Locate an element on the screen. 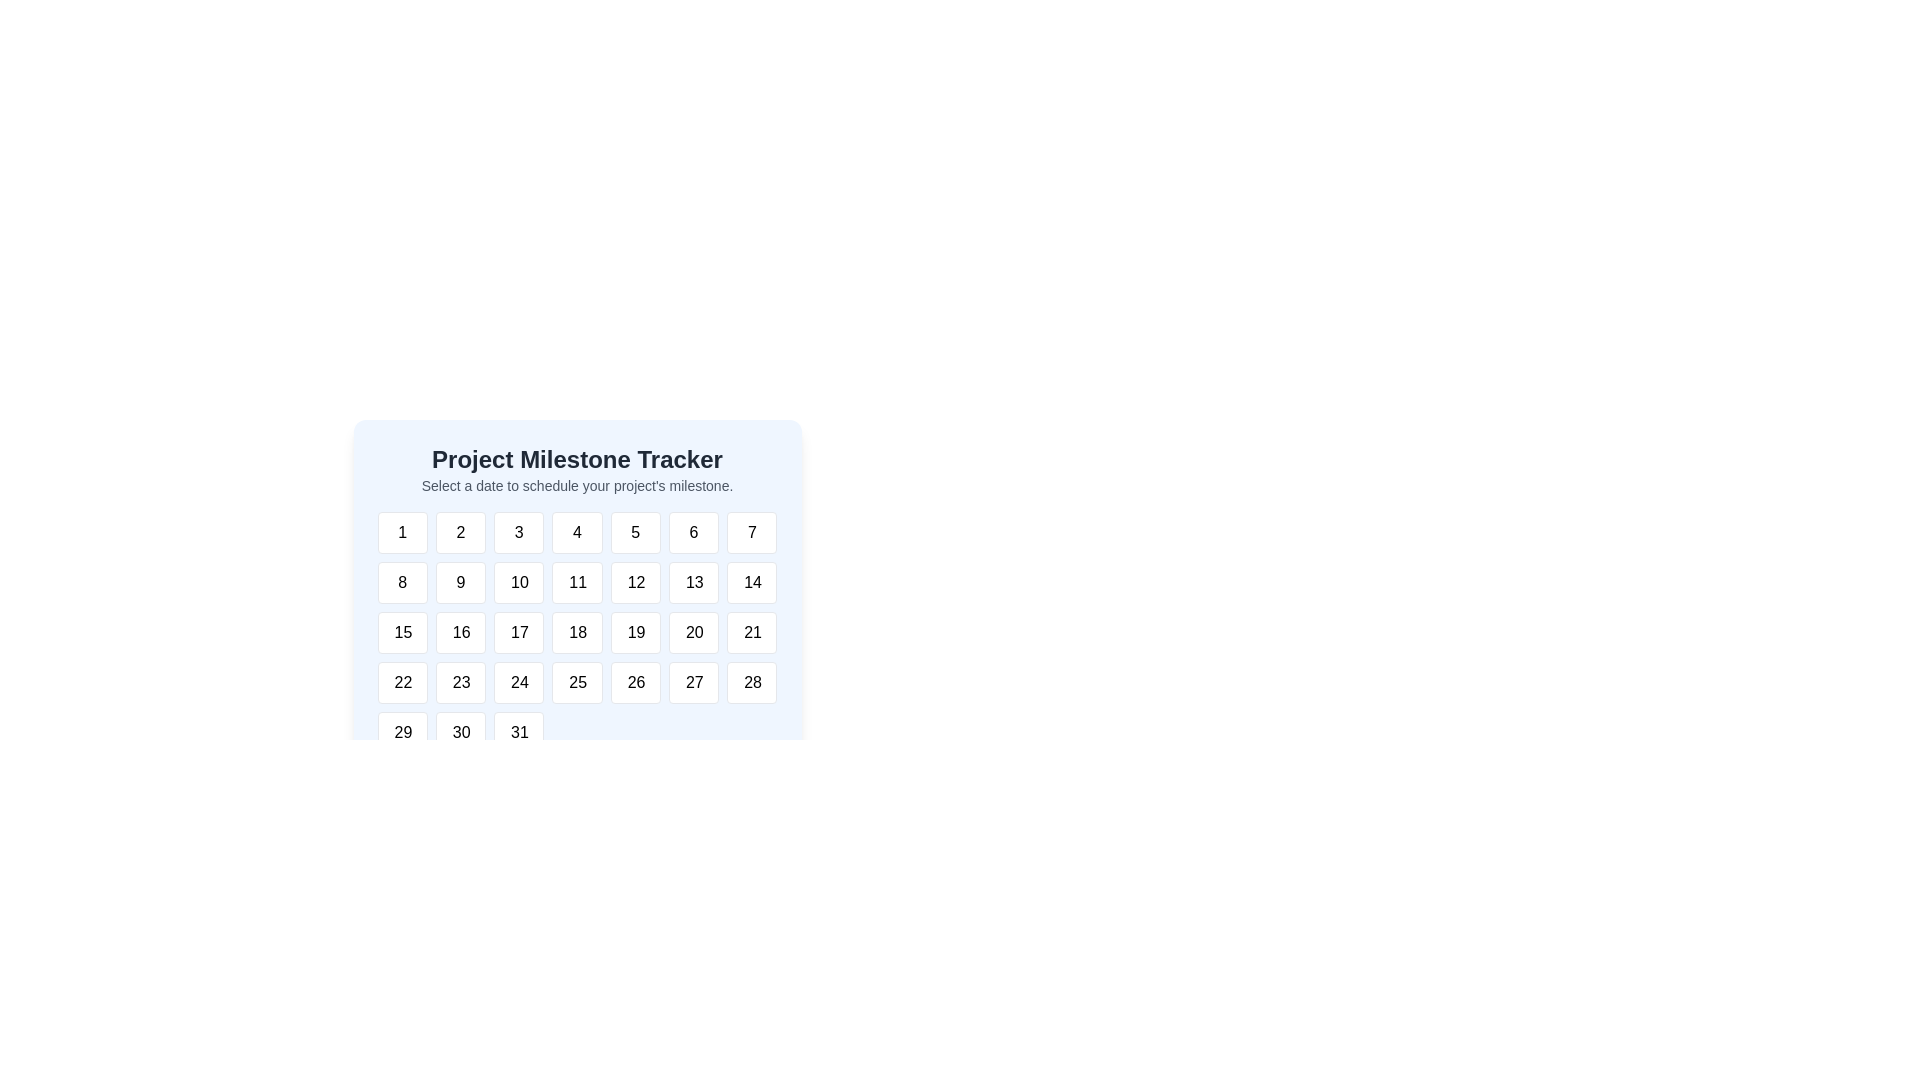 The image size is (1920, 1080). the date selection button '31' located at the bottom-right corner of the calendar grid to change its styling is located at coordinates (519, 732).